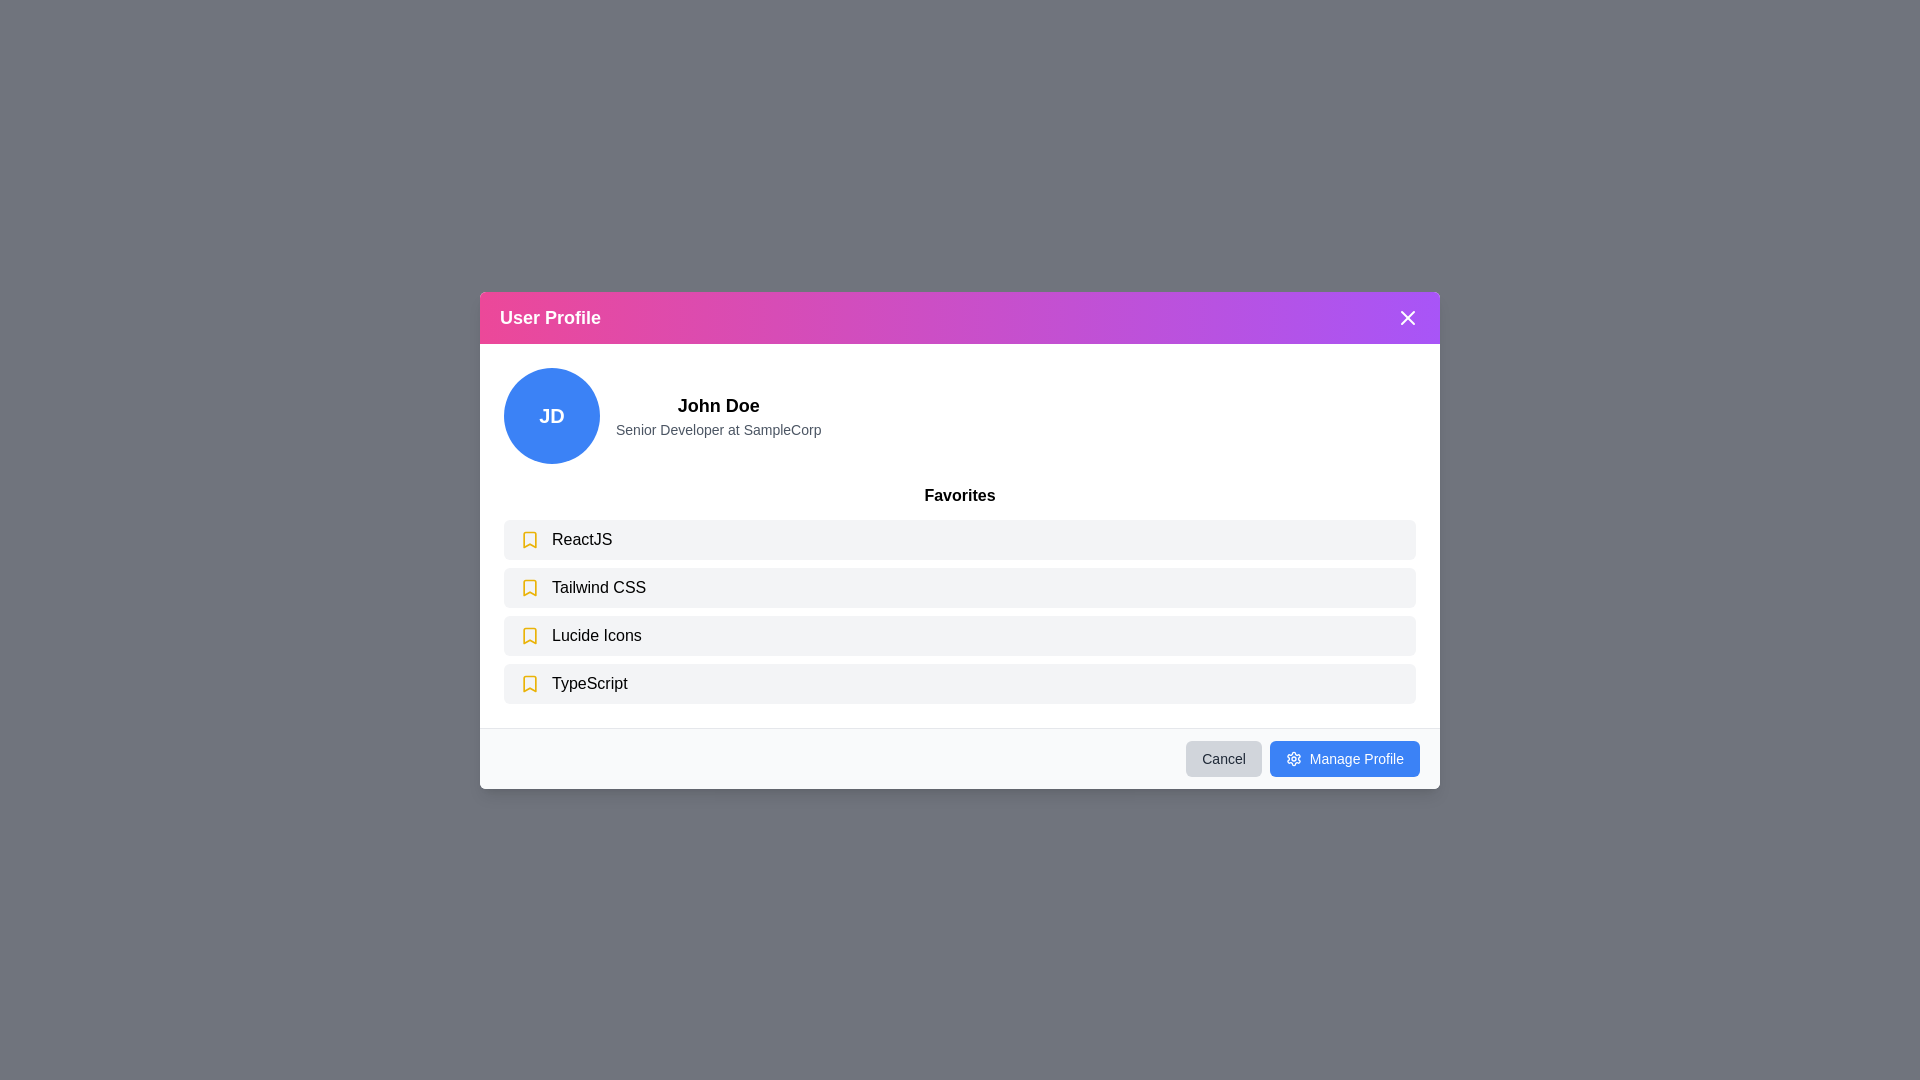 The image size is (1920, 1080). Describe the element at coordinates (529, 681) in the screenshot. I see `the bookmark icon located at the far left of the row containing the 'TypeScript' label, which is situated within the 'Favorites' section` at that location.